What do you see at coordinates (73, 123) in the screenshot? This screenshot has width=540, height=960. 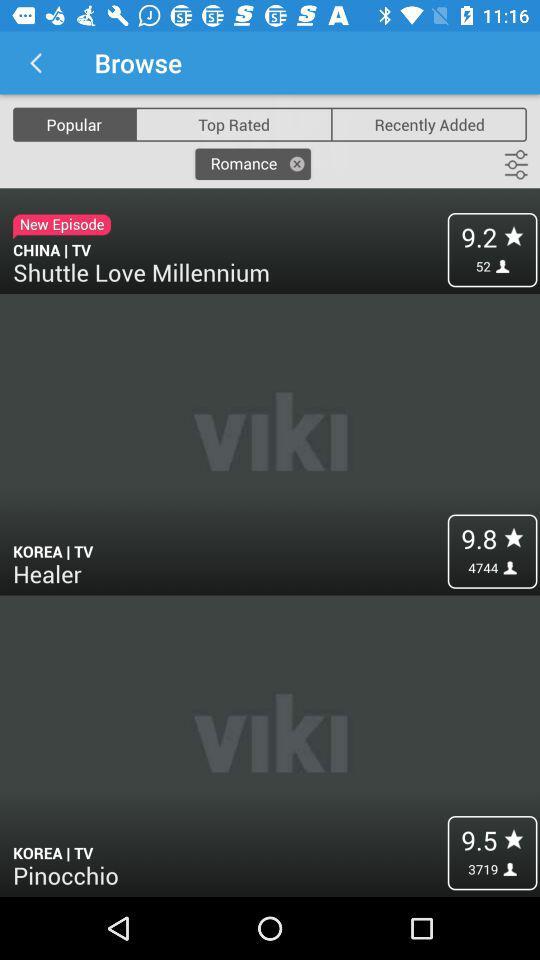 I see `the icon above the new episode item` at bounding box center [73, 123].